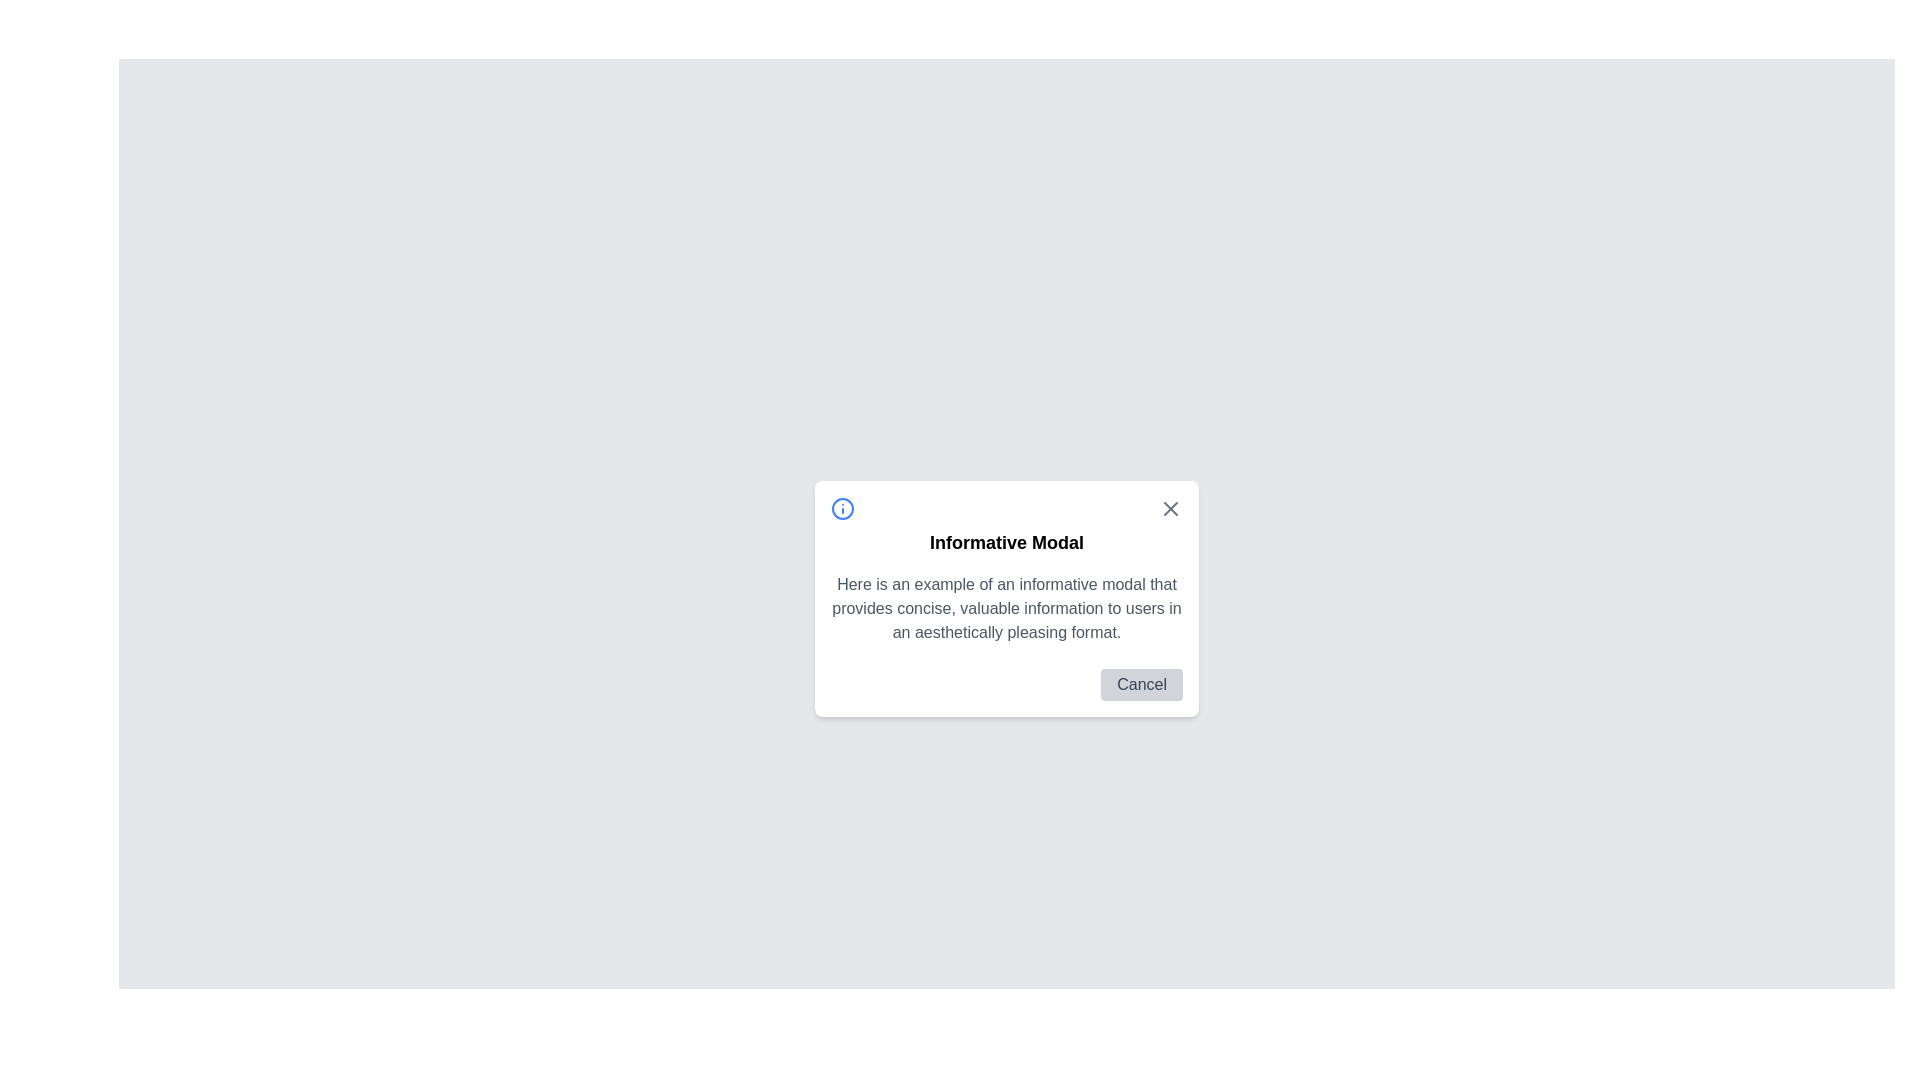  Describe the element at coordinates (1142, 684) in the screenshot. I see `the cancel button located at the bottom-right corner of the modal dialog box` at that location.